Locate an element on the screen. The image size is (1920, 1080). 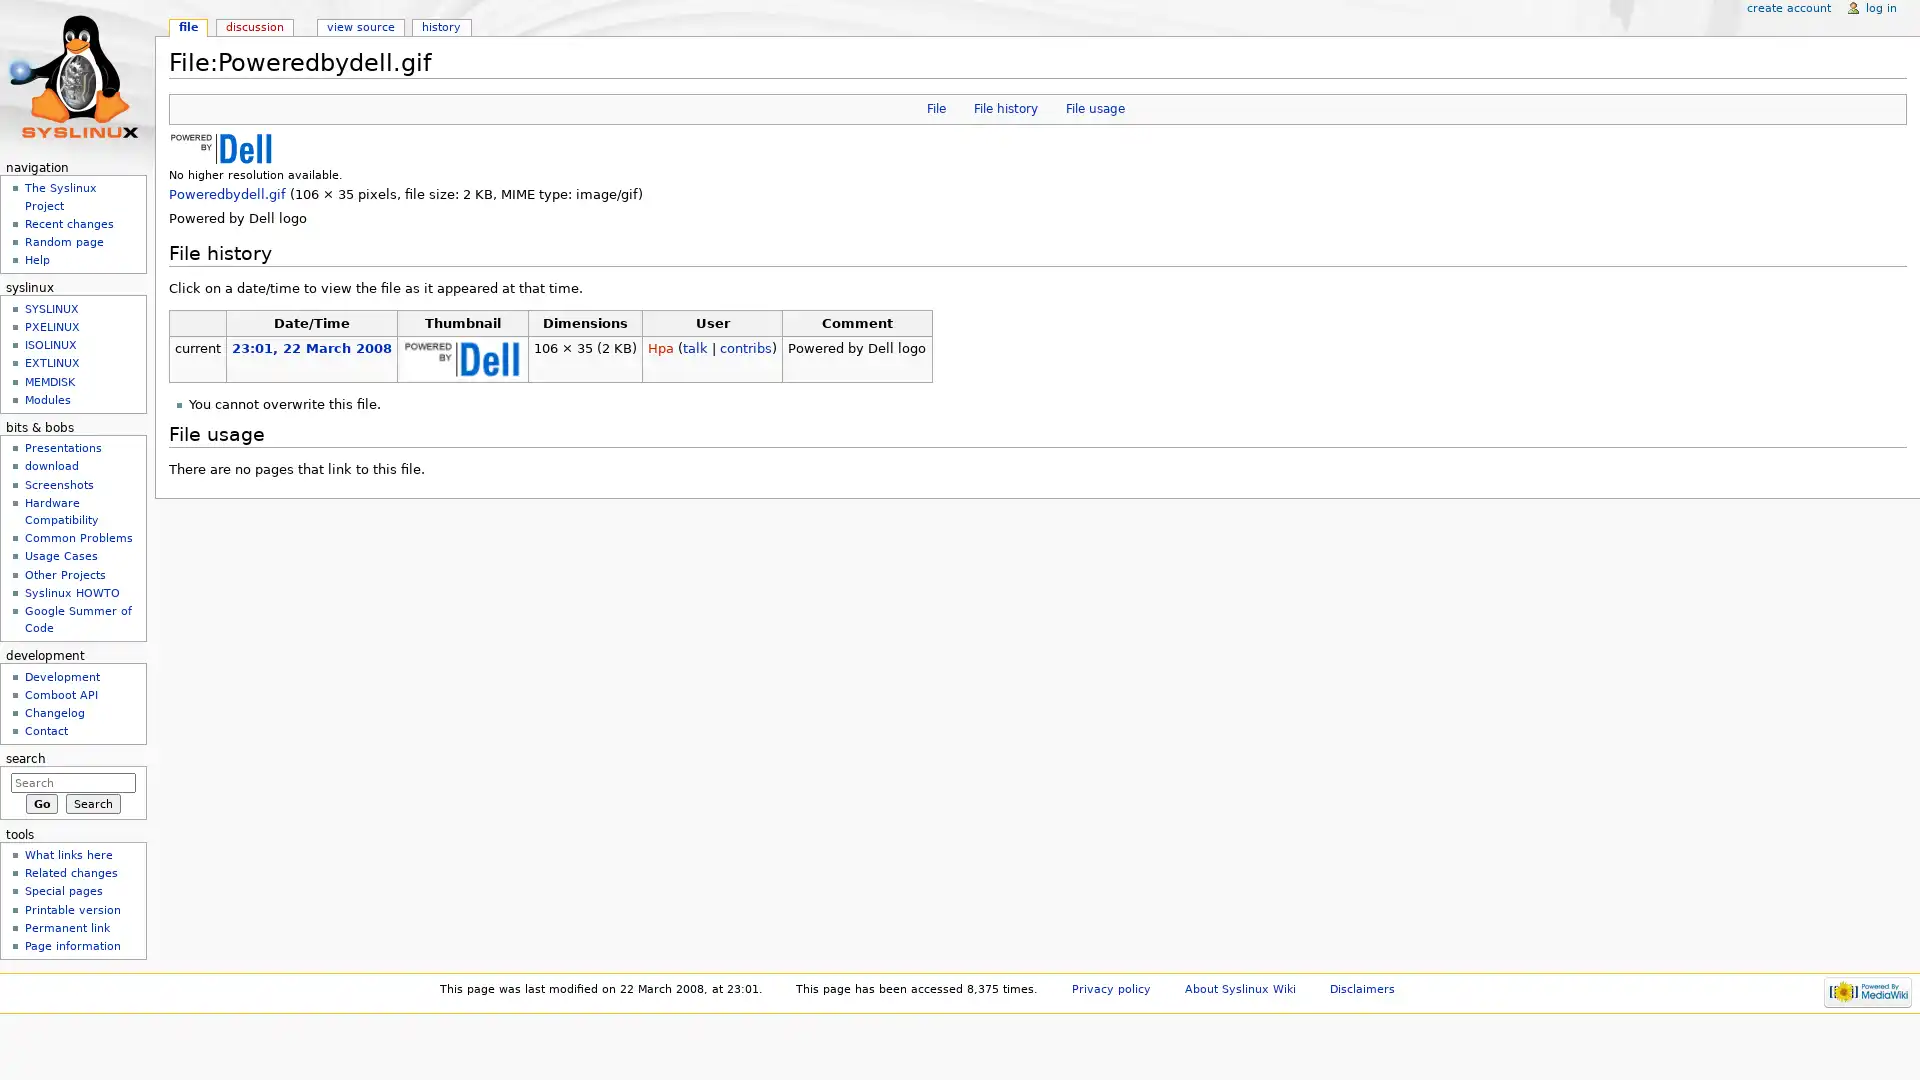
Search is located at coordinates (92, 802).